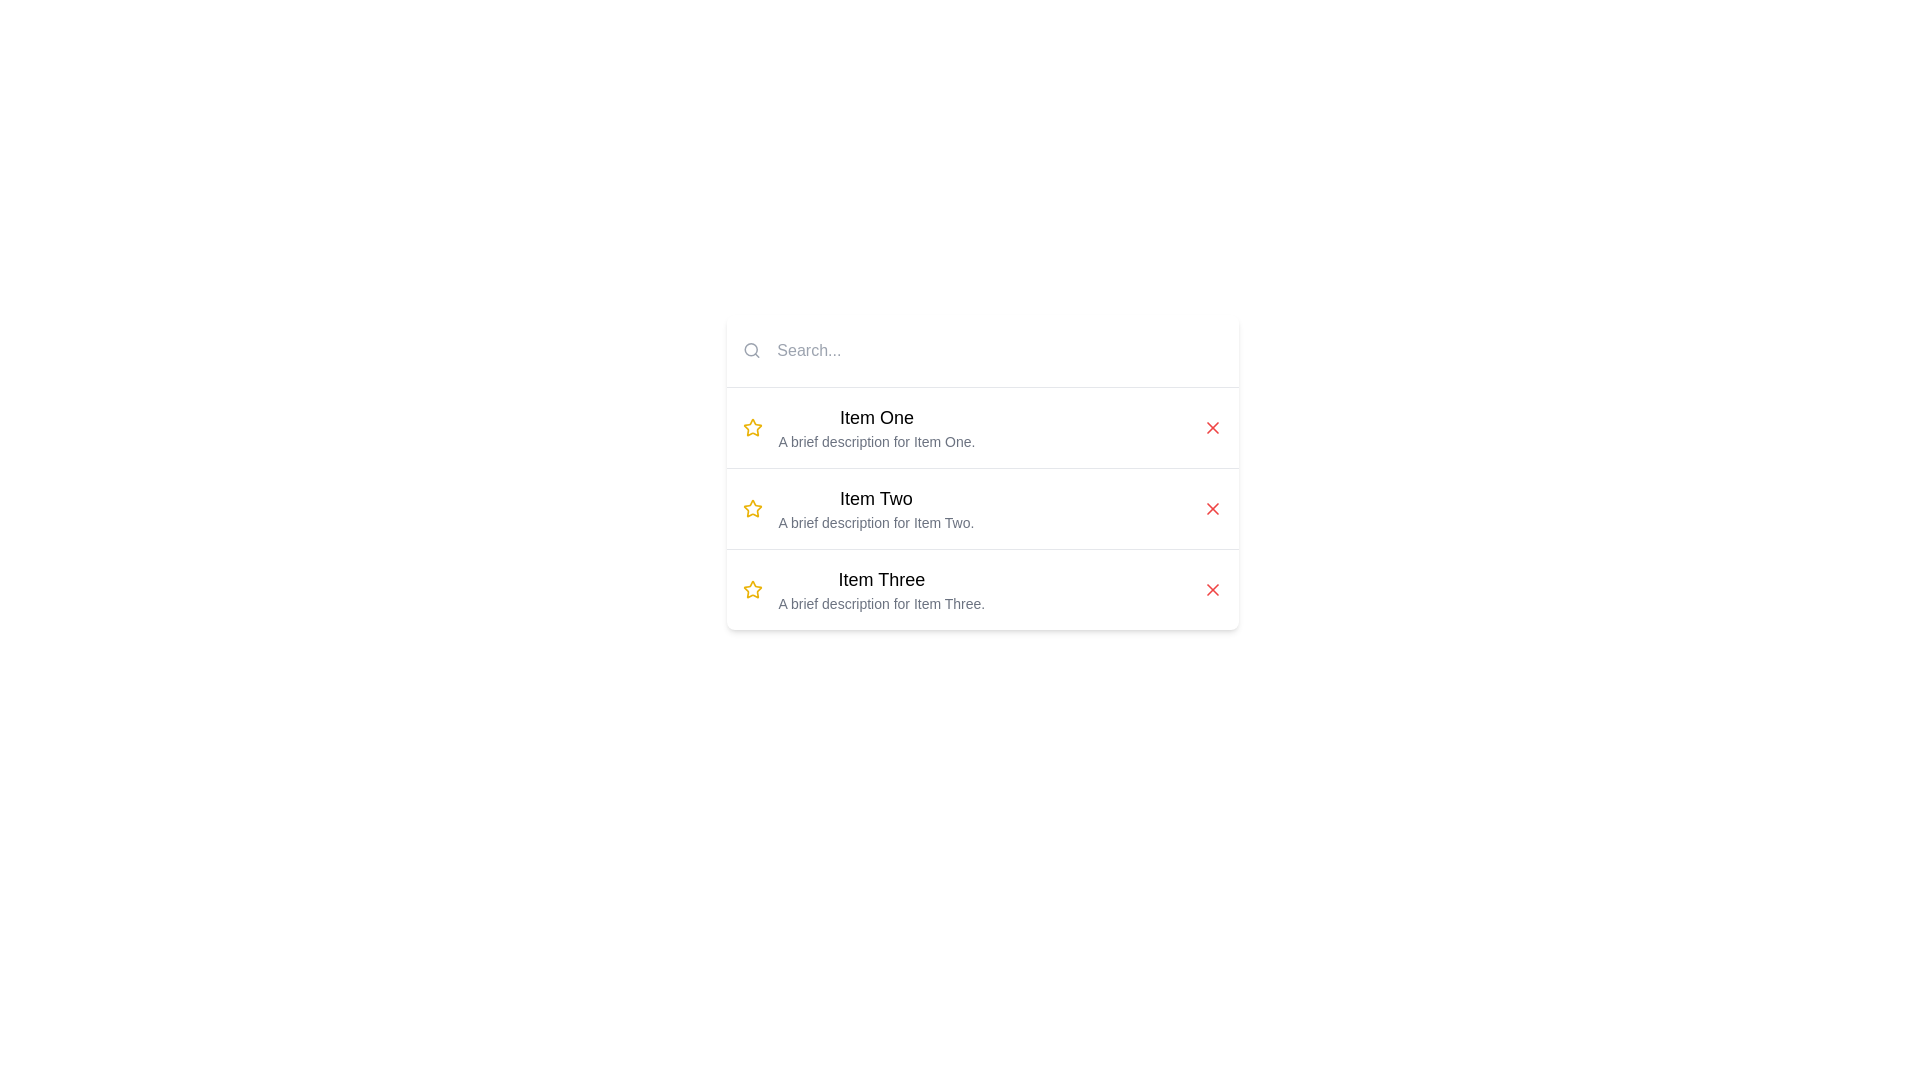 This screenshot has height=1080, width=1920. I want to click on the decorative SVG circle within the magnifying-glass icon located at the top-left corner of the interface, adjacent to the search placeholder text box, so click(750, 349).